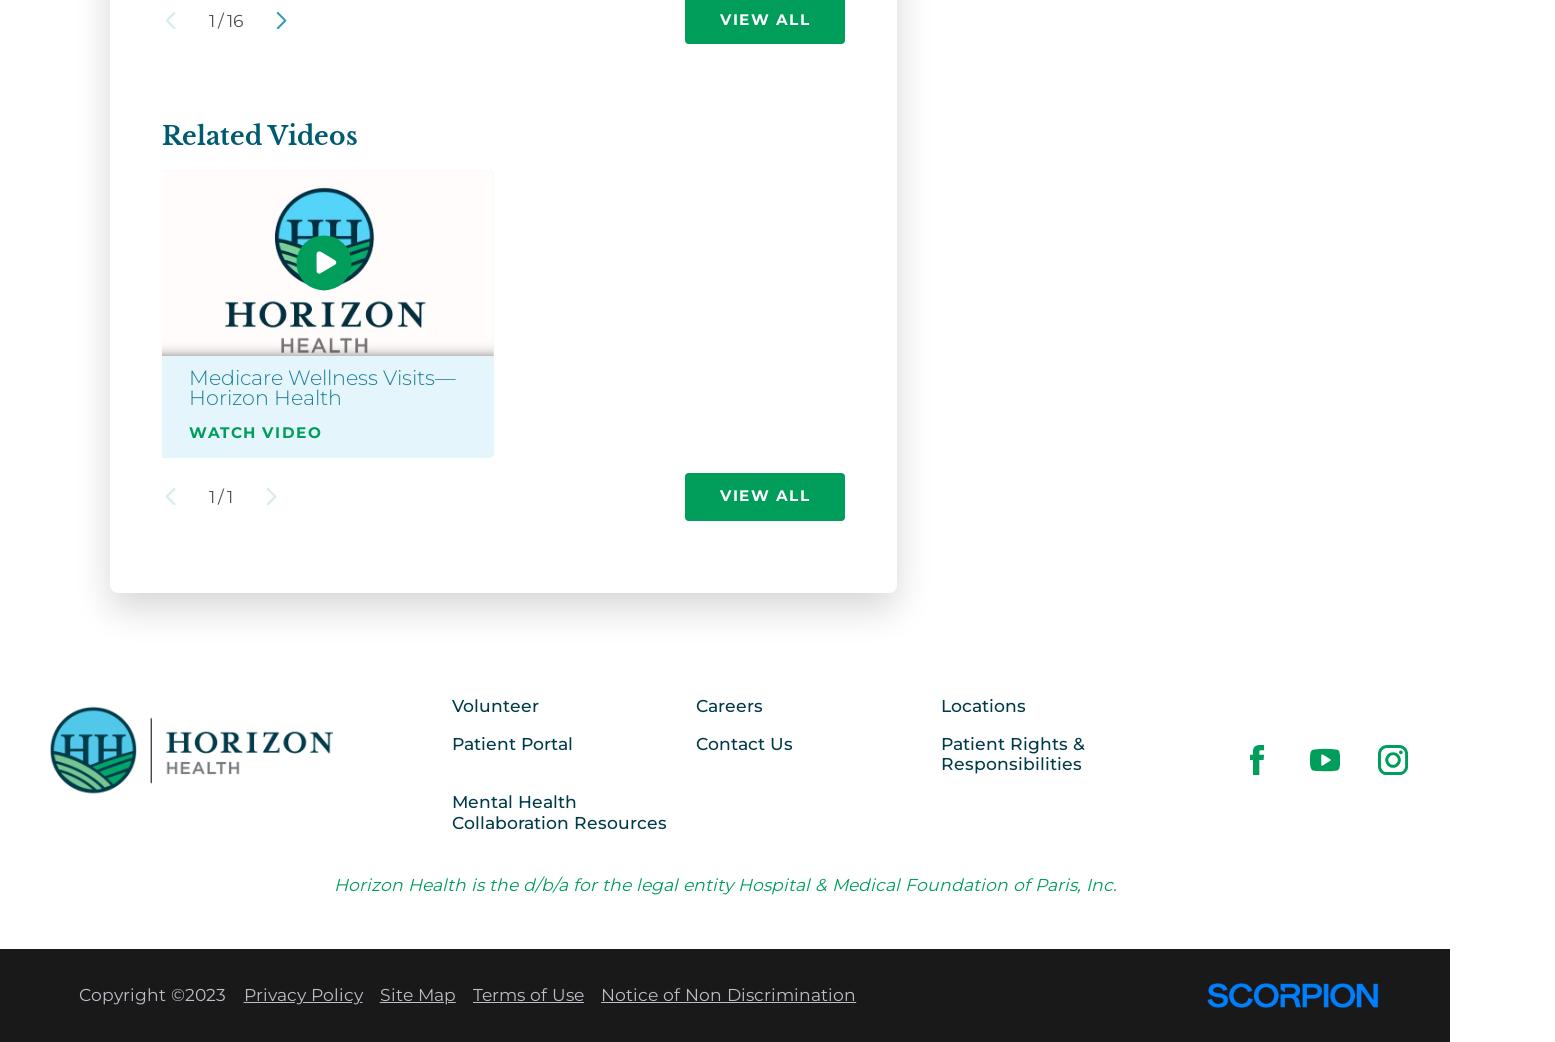 The width and height of the screenshot is (1555, 1042). I want to click on 'Patient Portal', so click(511, 741).